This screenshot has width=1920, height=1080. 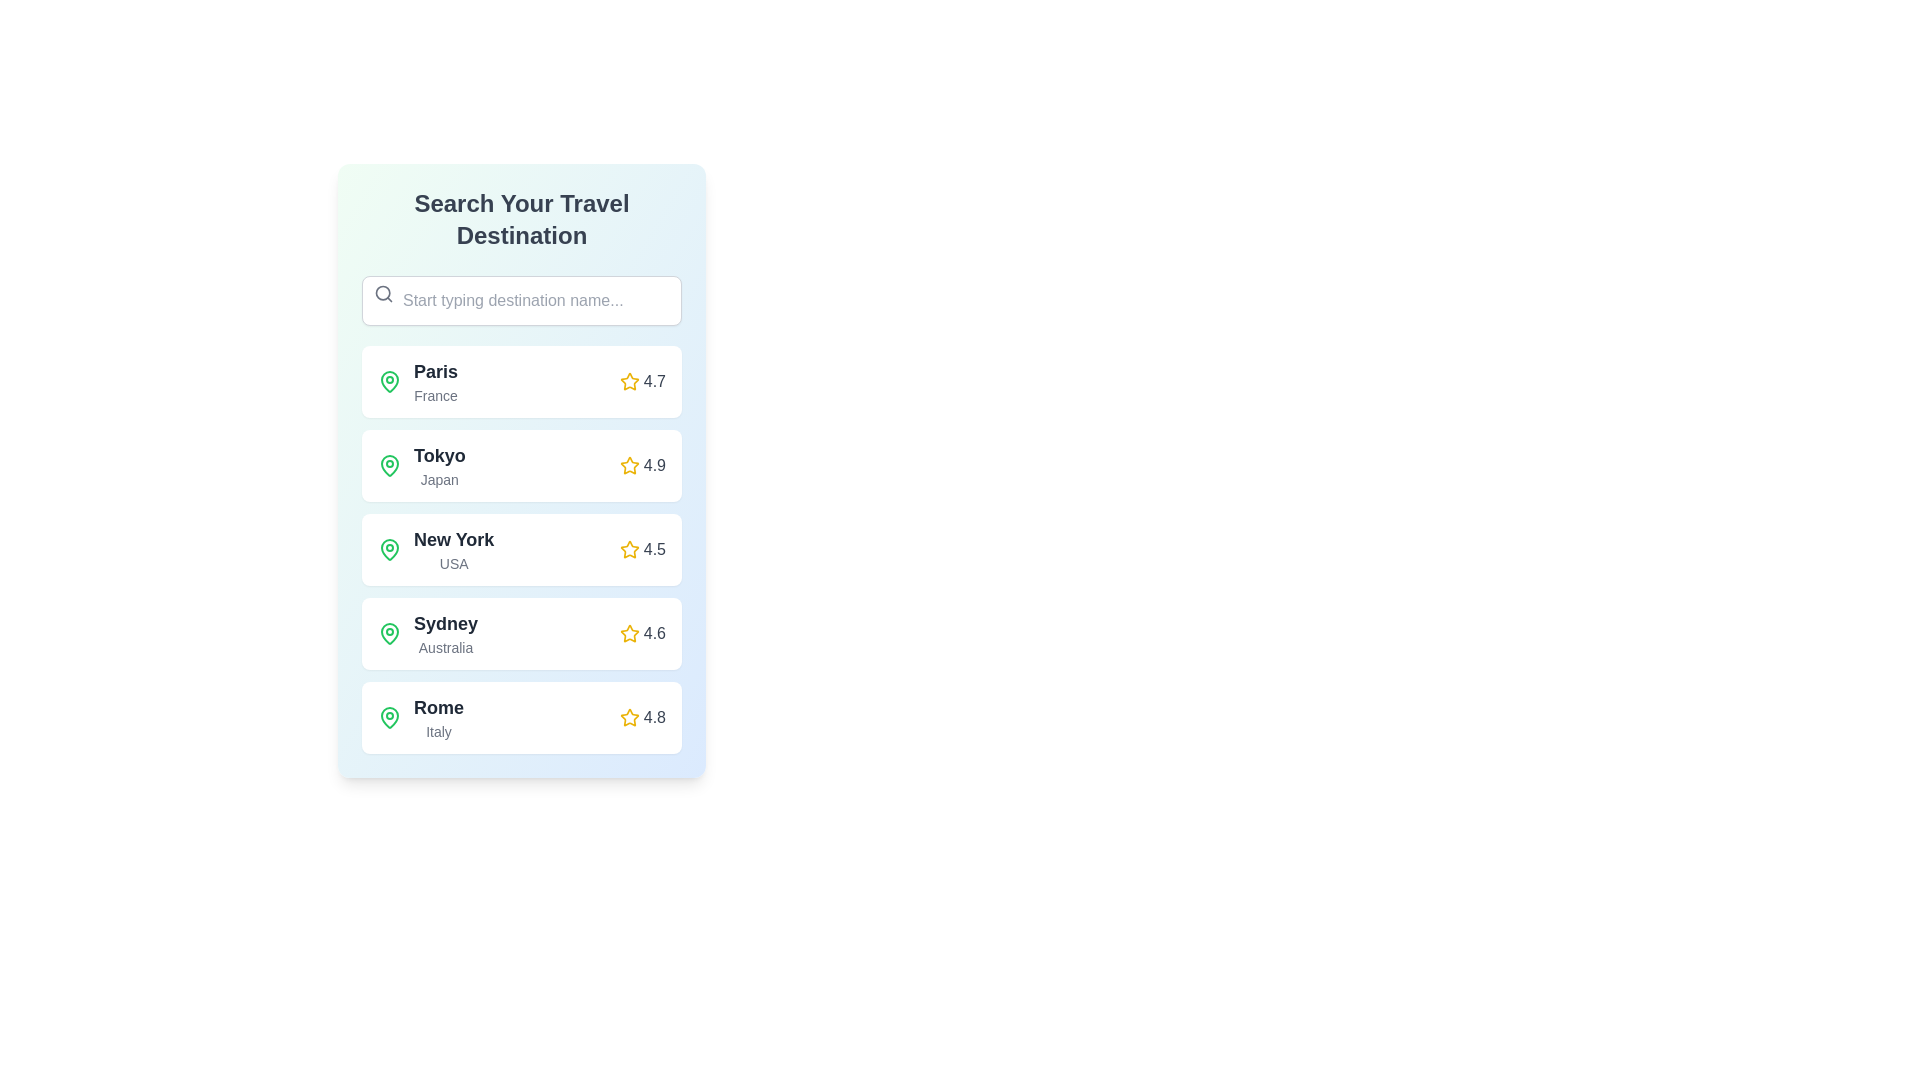 I want to click on the rating value text label for the destination 'Paris, France', which is positioned next to a yellow star icon, so click(x=654, y=381).